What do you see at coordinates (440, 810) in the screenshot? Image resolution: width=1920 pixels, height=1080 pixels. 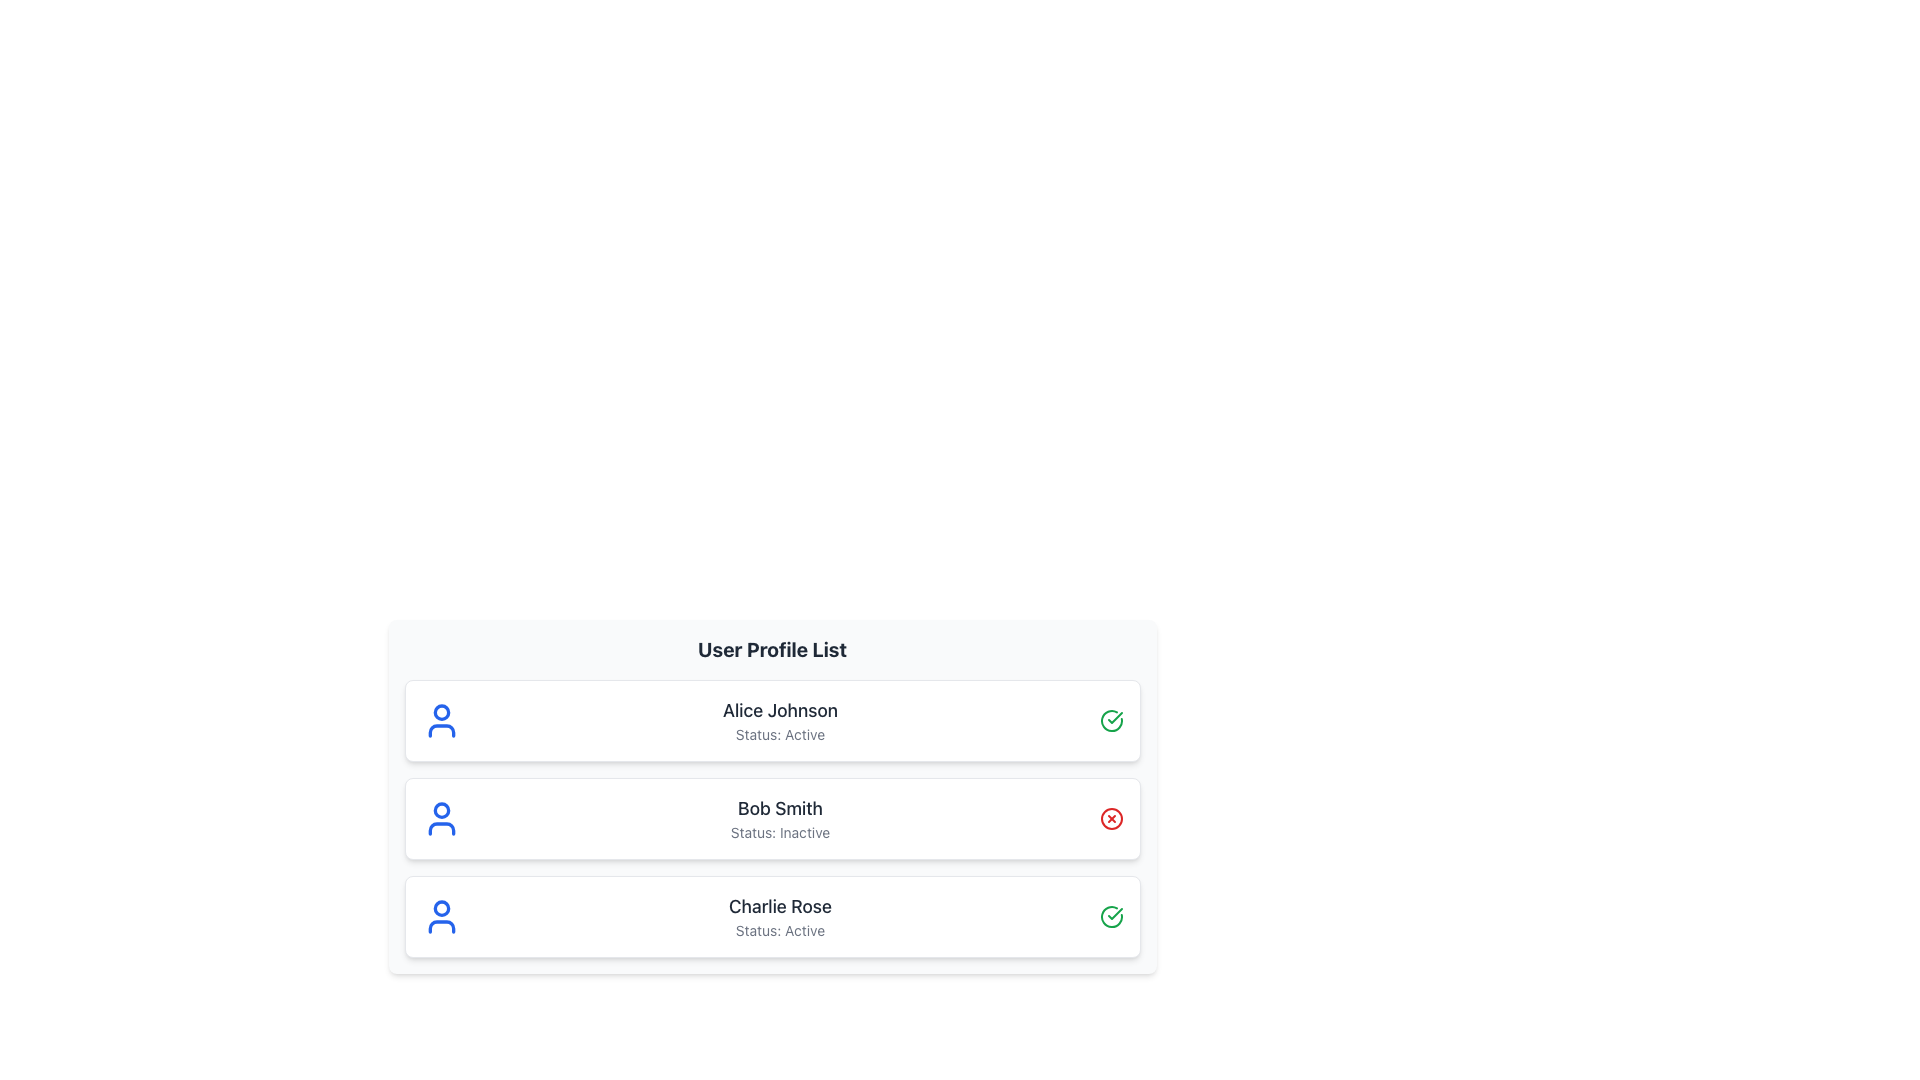 I see `the decorative graphical element that resembles a profile picture placeholder, located at the center of the circular head part of the user icon for 'Bob Smith', the second user in the list` at bounding box center [440, 810].